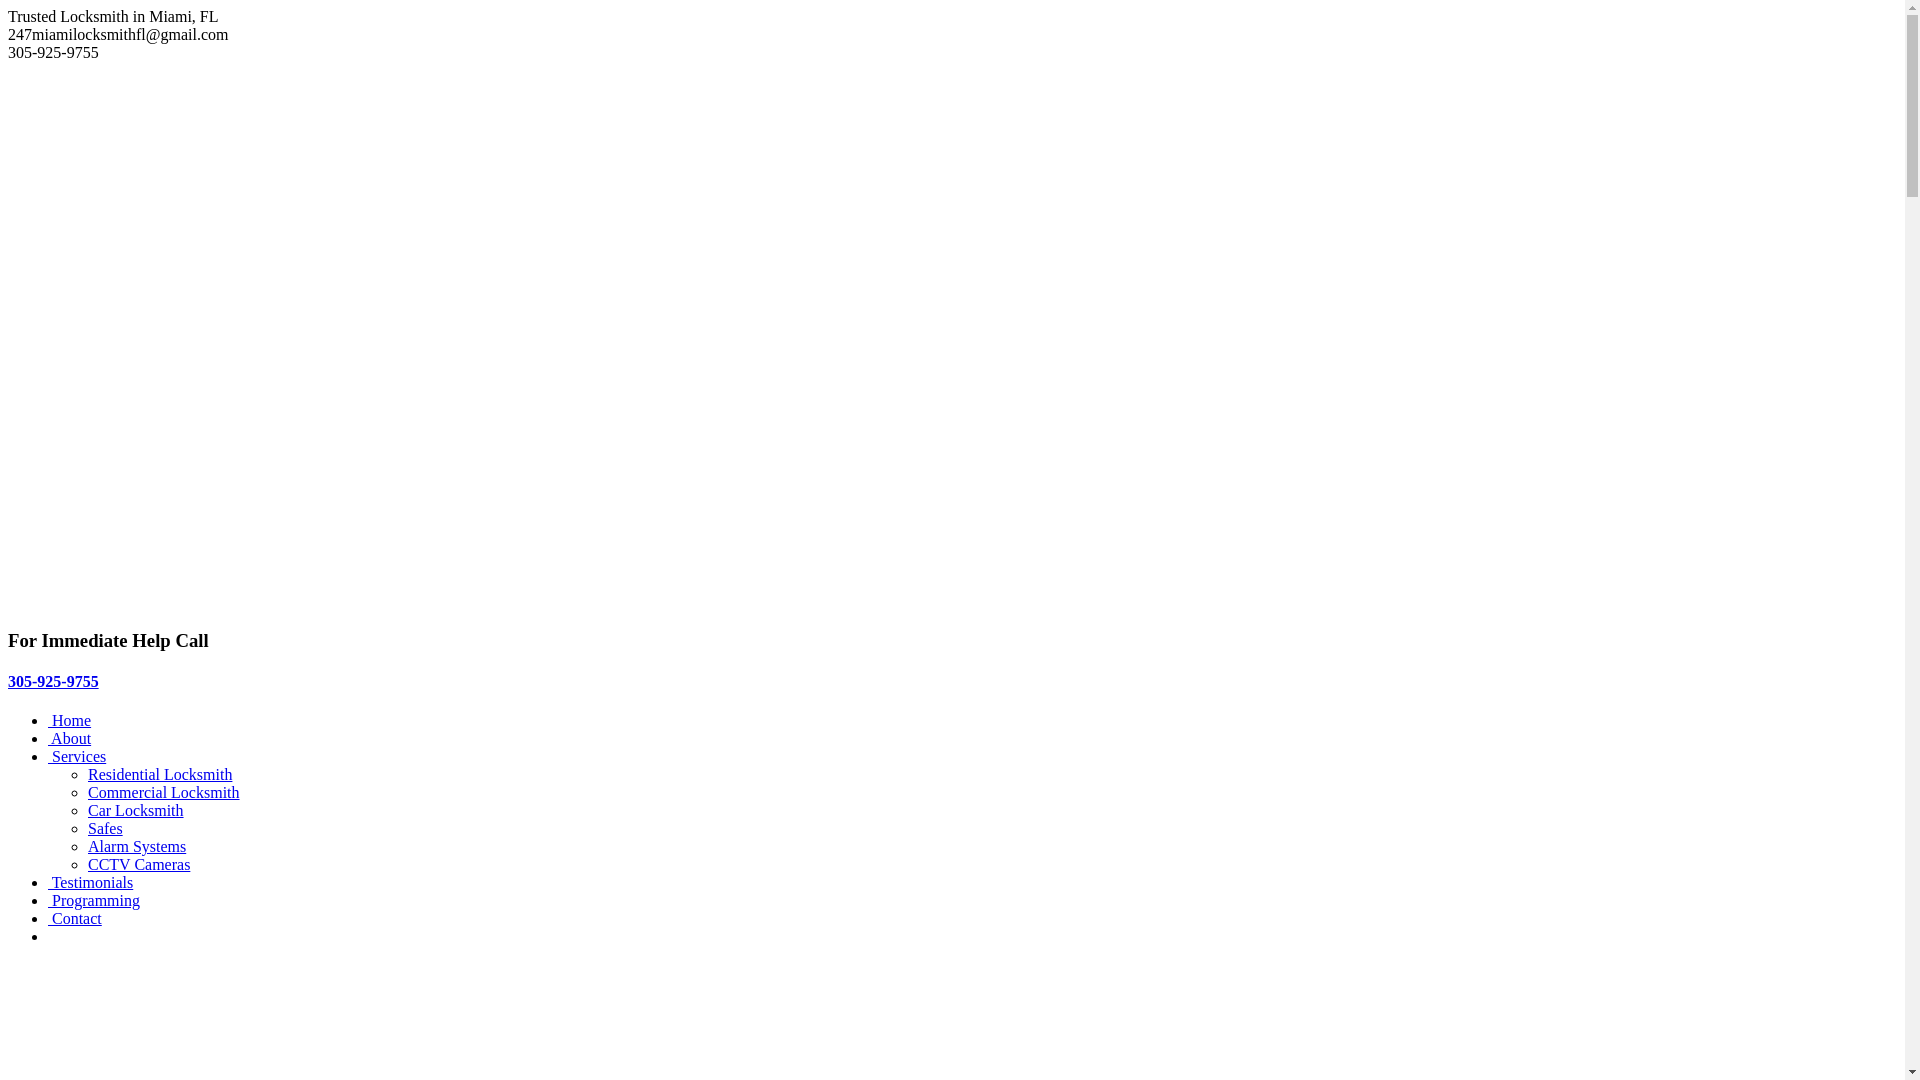  I want to click on 'Residential Locksmith', so click(86, 773).